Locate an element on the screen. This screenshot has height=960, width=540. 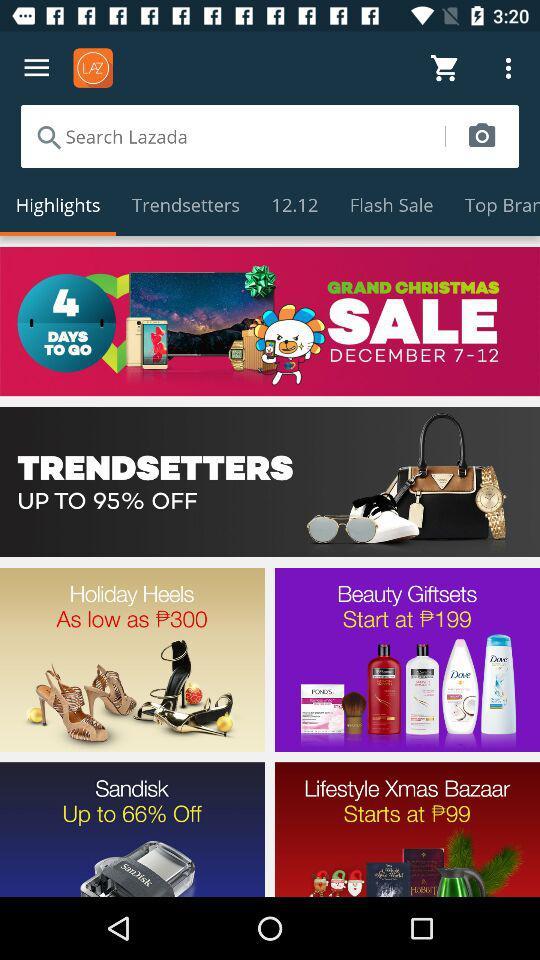
search function is located at coordinates (231, 135).